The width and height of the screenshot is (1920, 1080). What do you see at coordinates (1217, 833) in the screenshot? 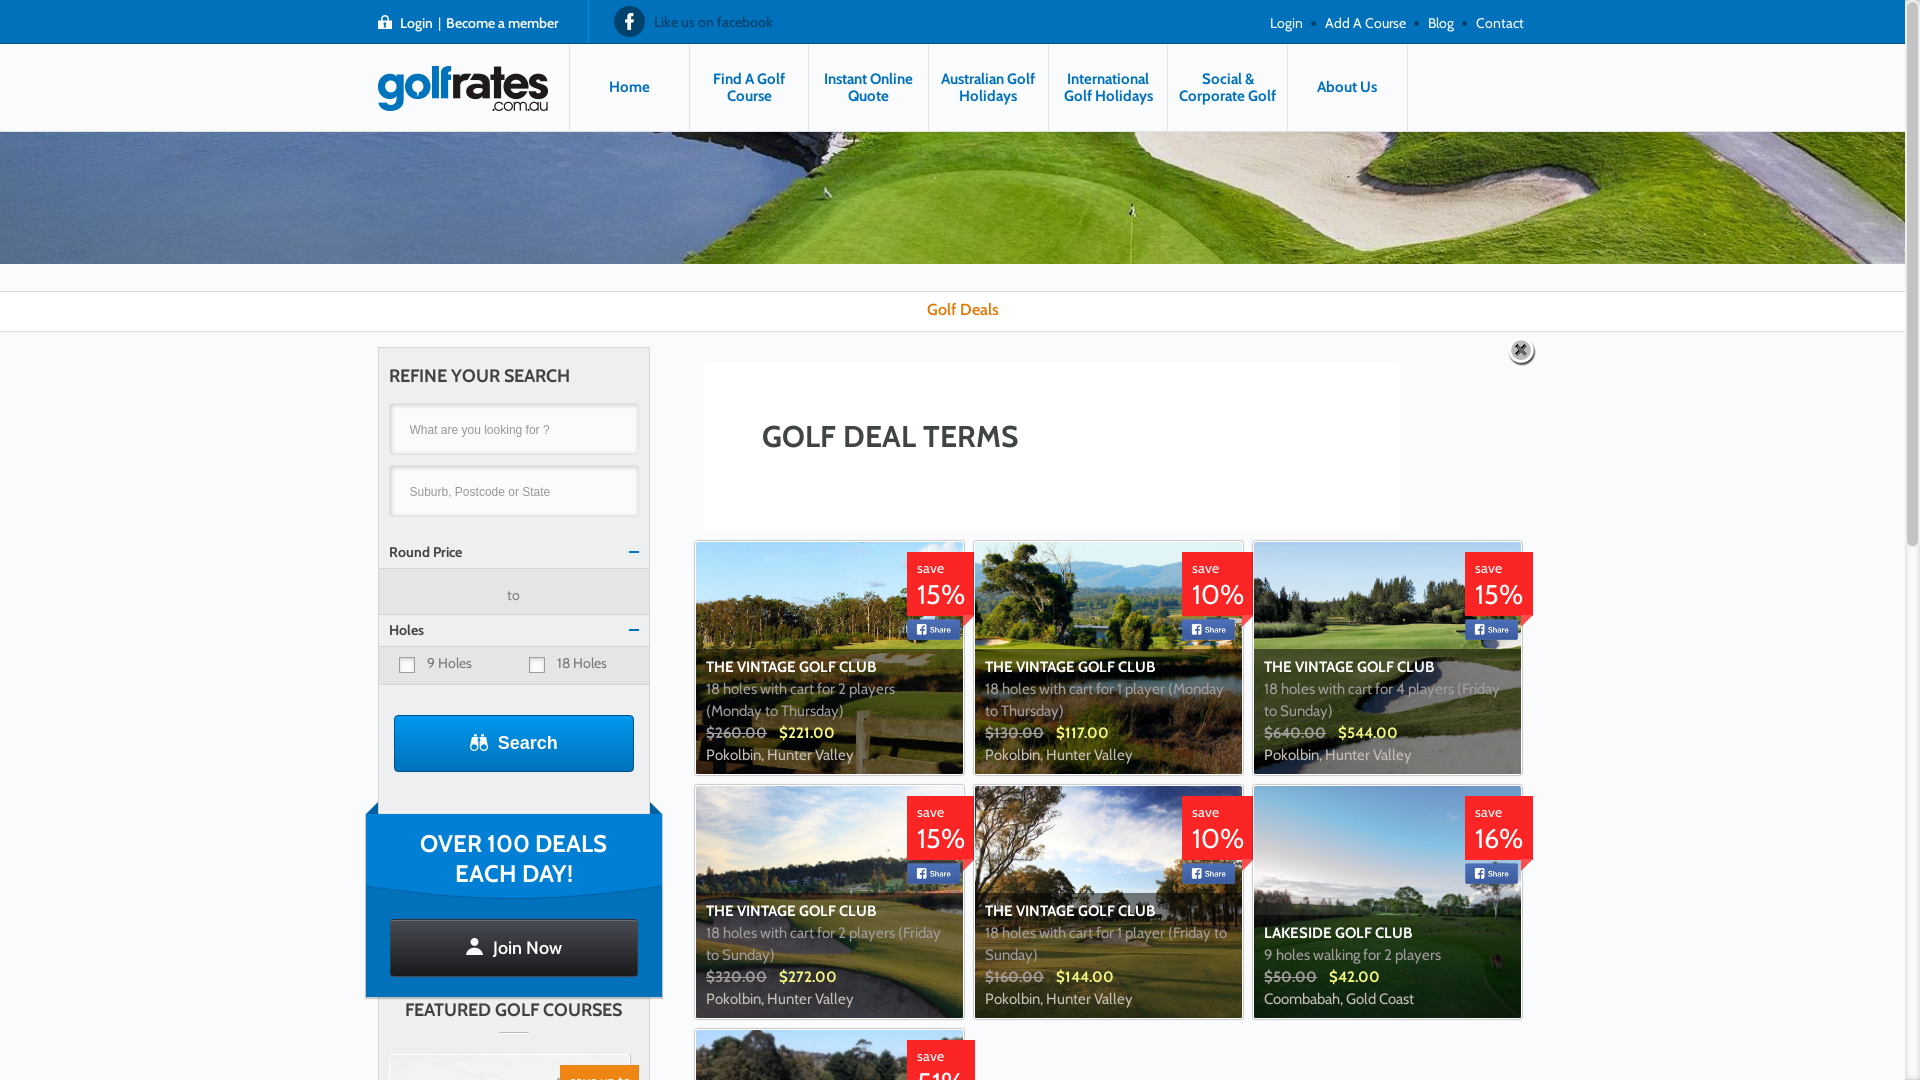
I see `'save` at bounding box center [1217, 833].